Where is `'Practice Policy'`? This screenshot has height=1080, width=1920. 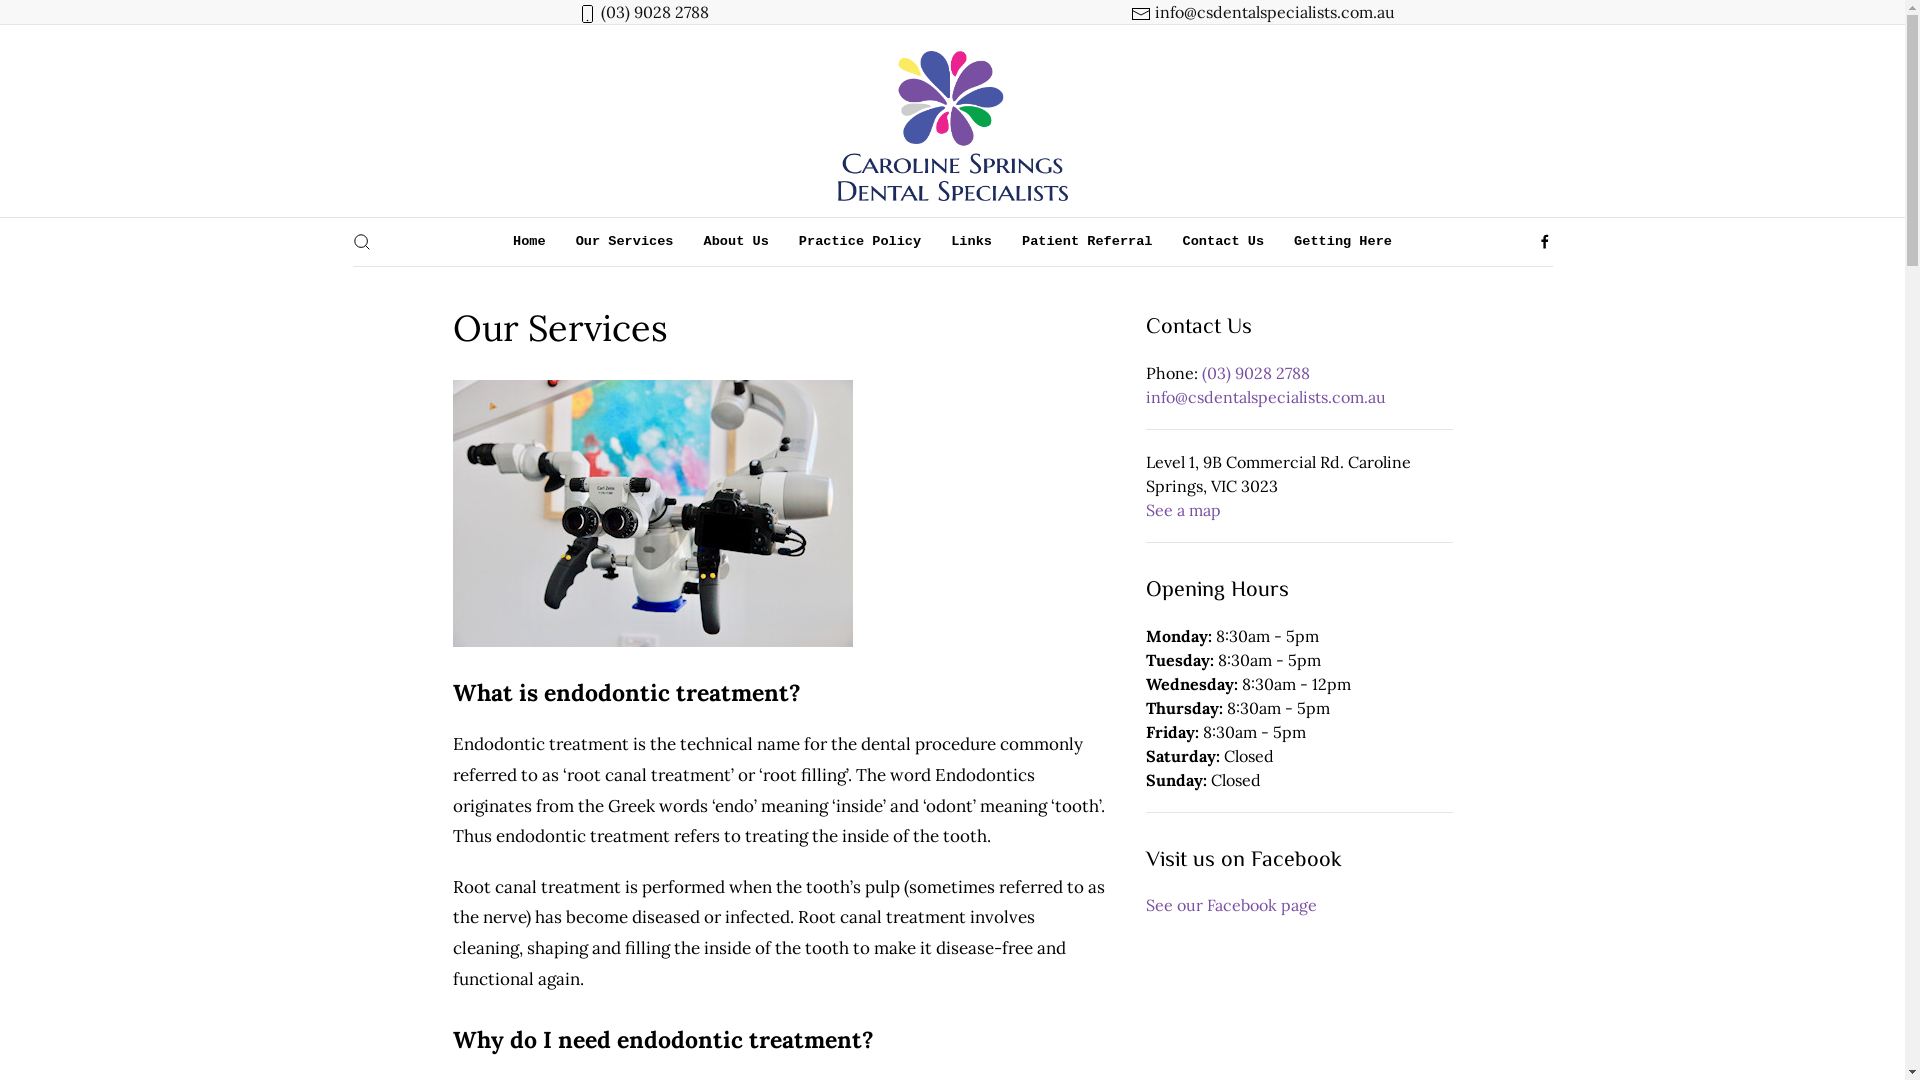 'Practice Policy' is located at coordinates (859, 241).